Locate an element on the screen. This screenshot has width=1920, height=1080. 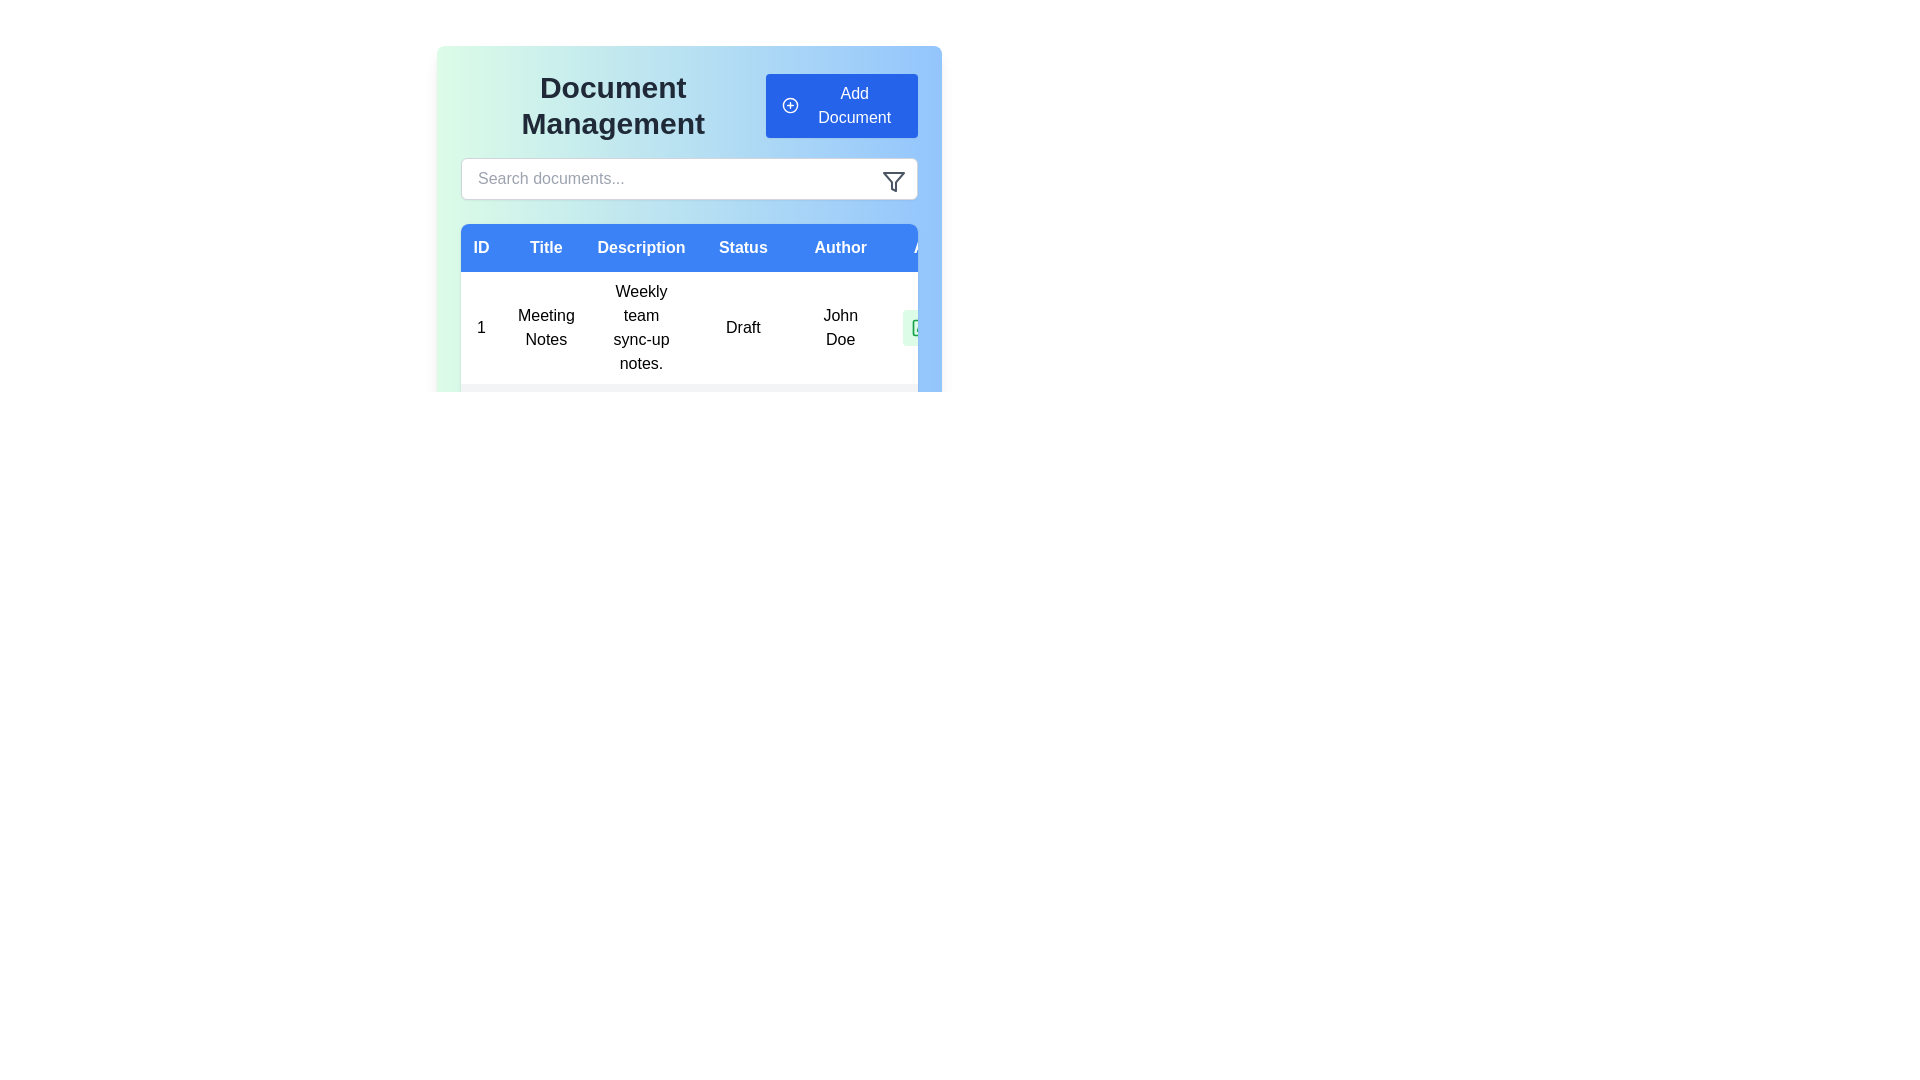
the filter funnel icon button, which is dark gray and located at the far-right end of the search input field is located at coordinates (892, 181).